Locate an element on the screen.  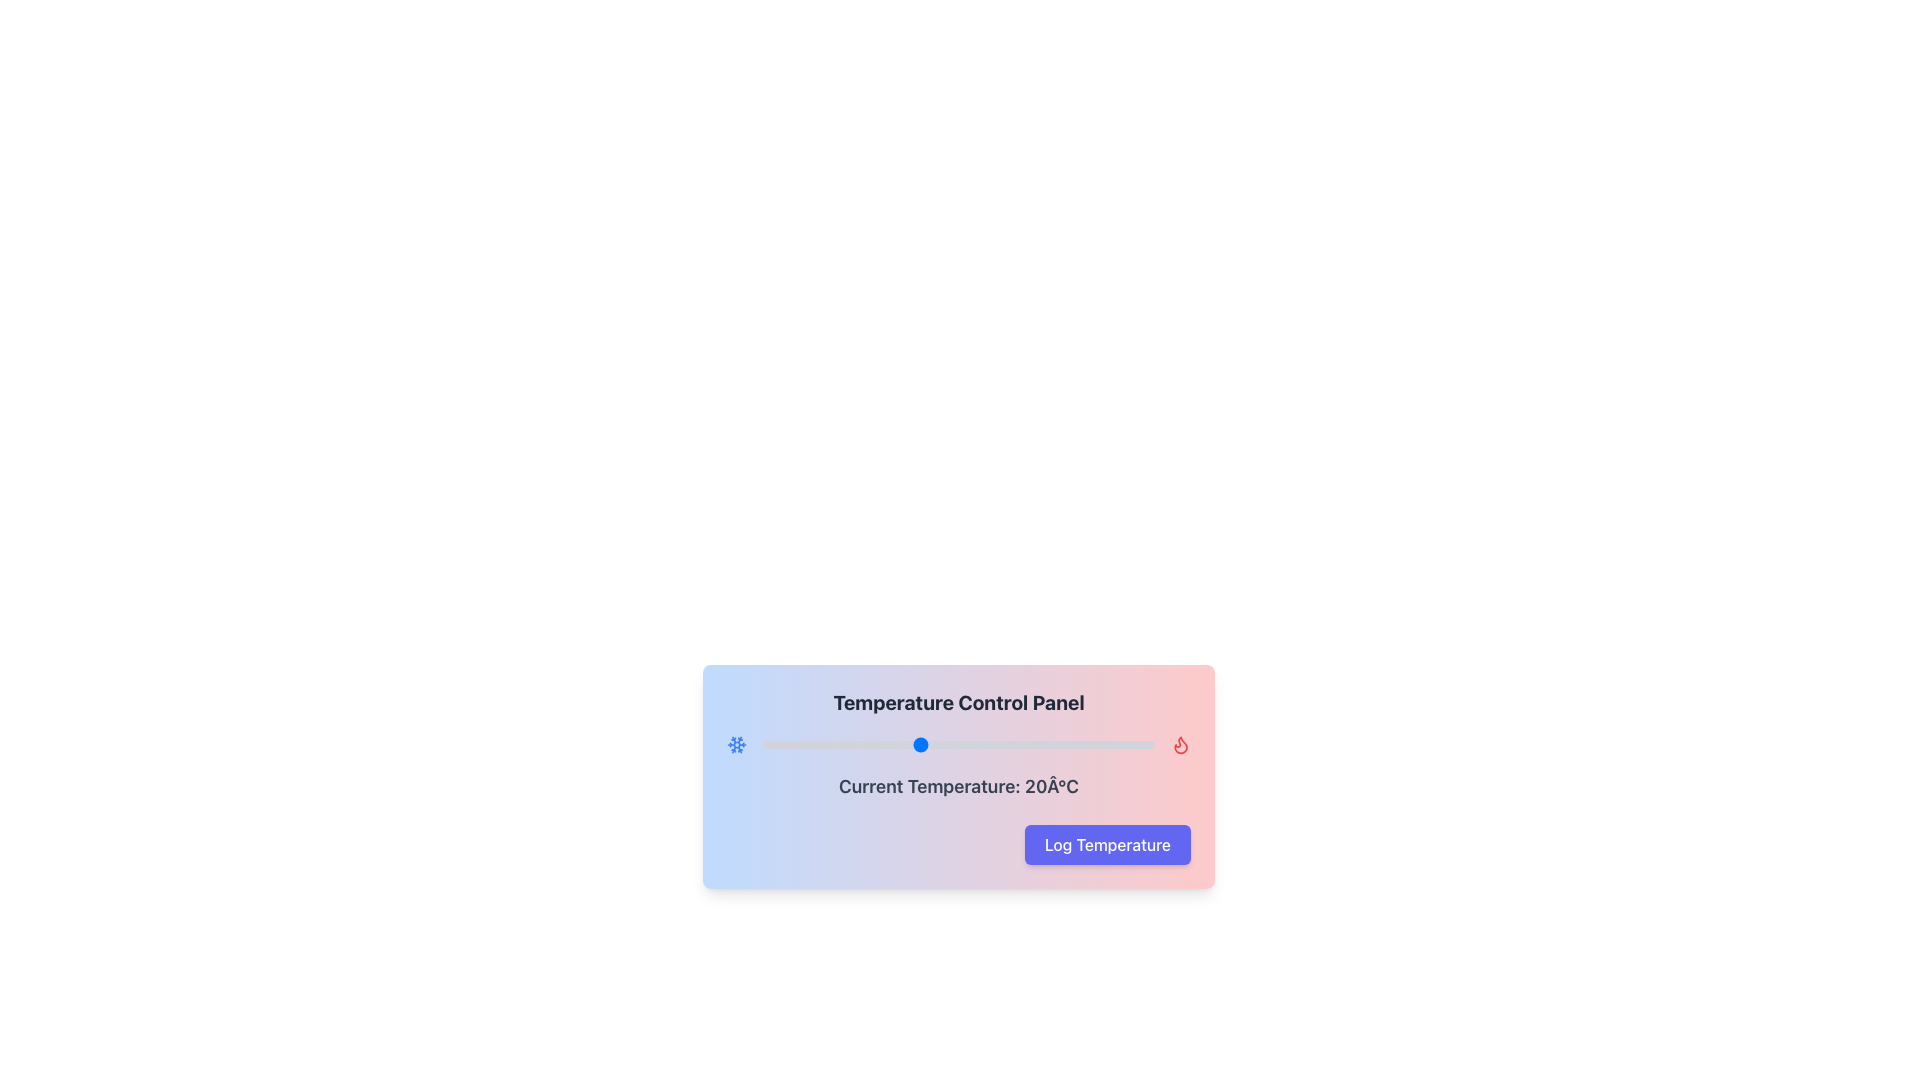
the heat icon, which represents a flame symbol indicating heat mode in a temperature control interface, to observe the tooltip or effect is located at coordinates (1180, 744).